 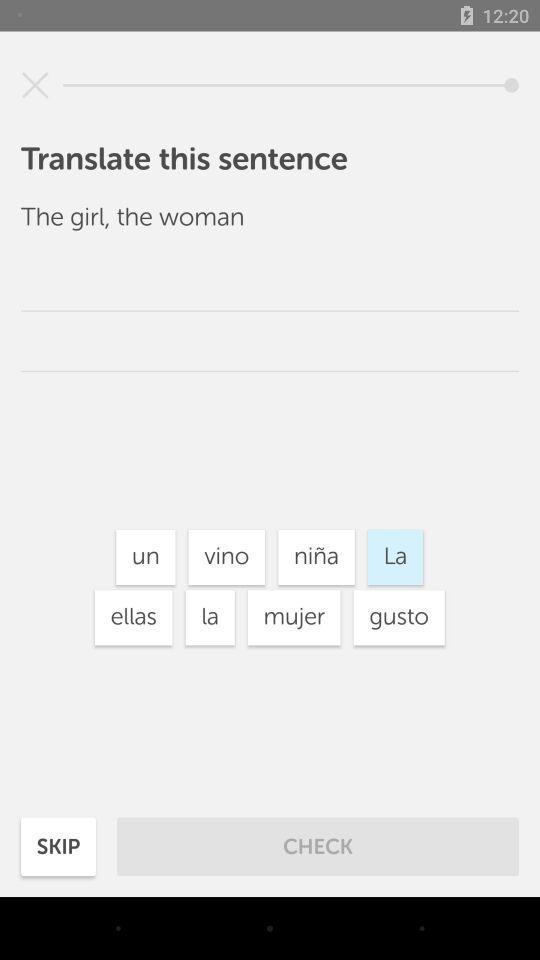 What do you see at coordinates (58, 846) in the screenshot?
I see `skip` at bounding box center [58, 846].